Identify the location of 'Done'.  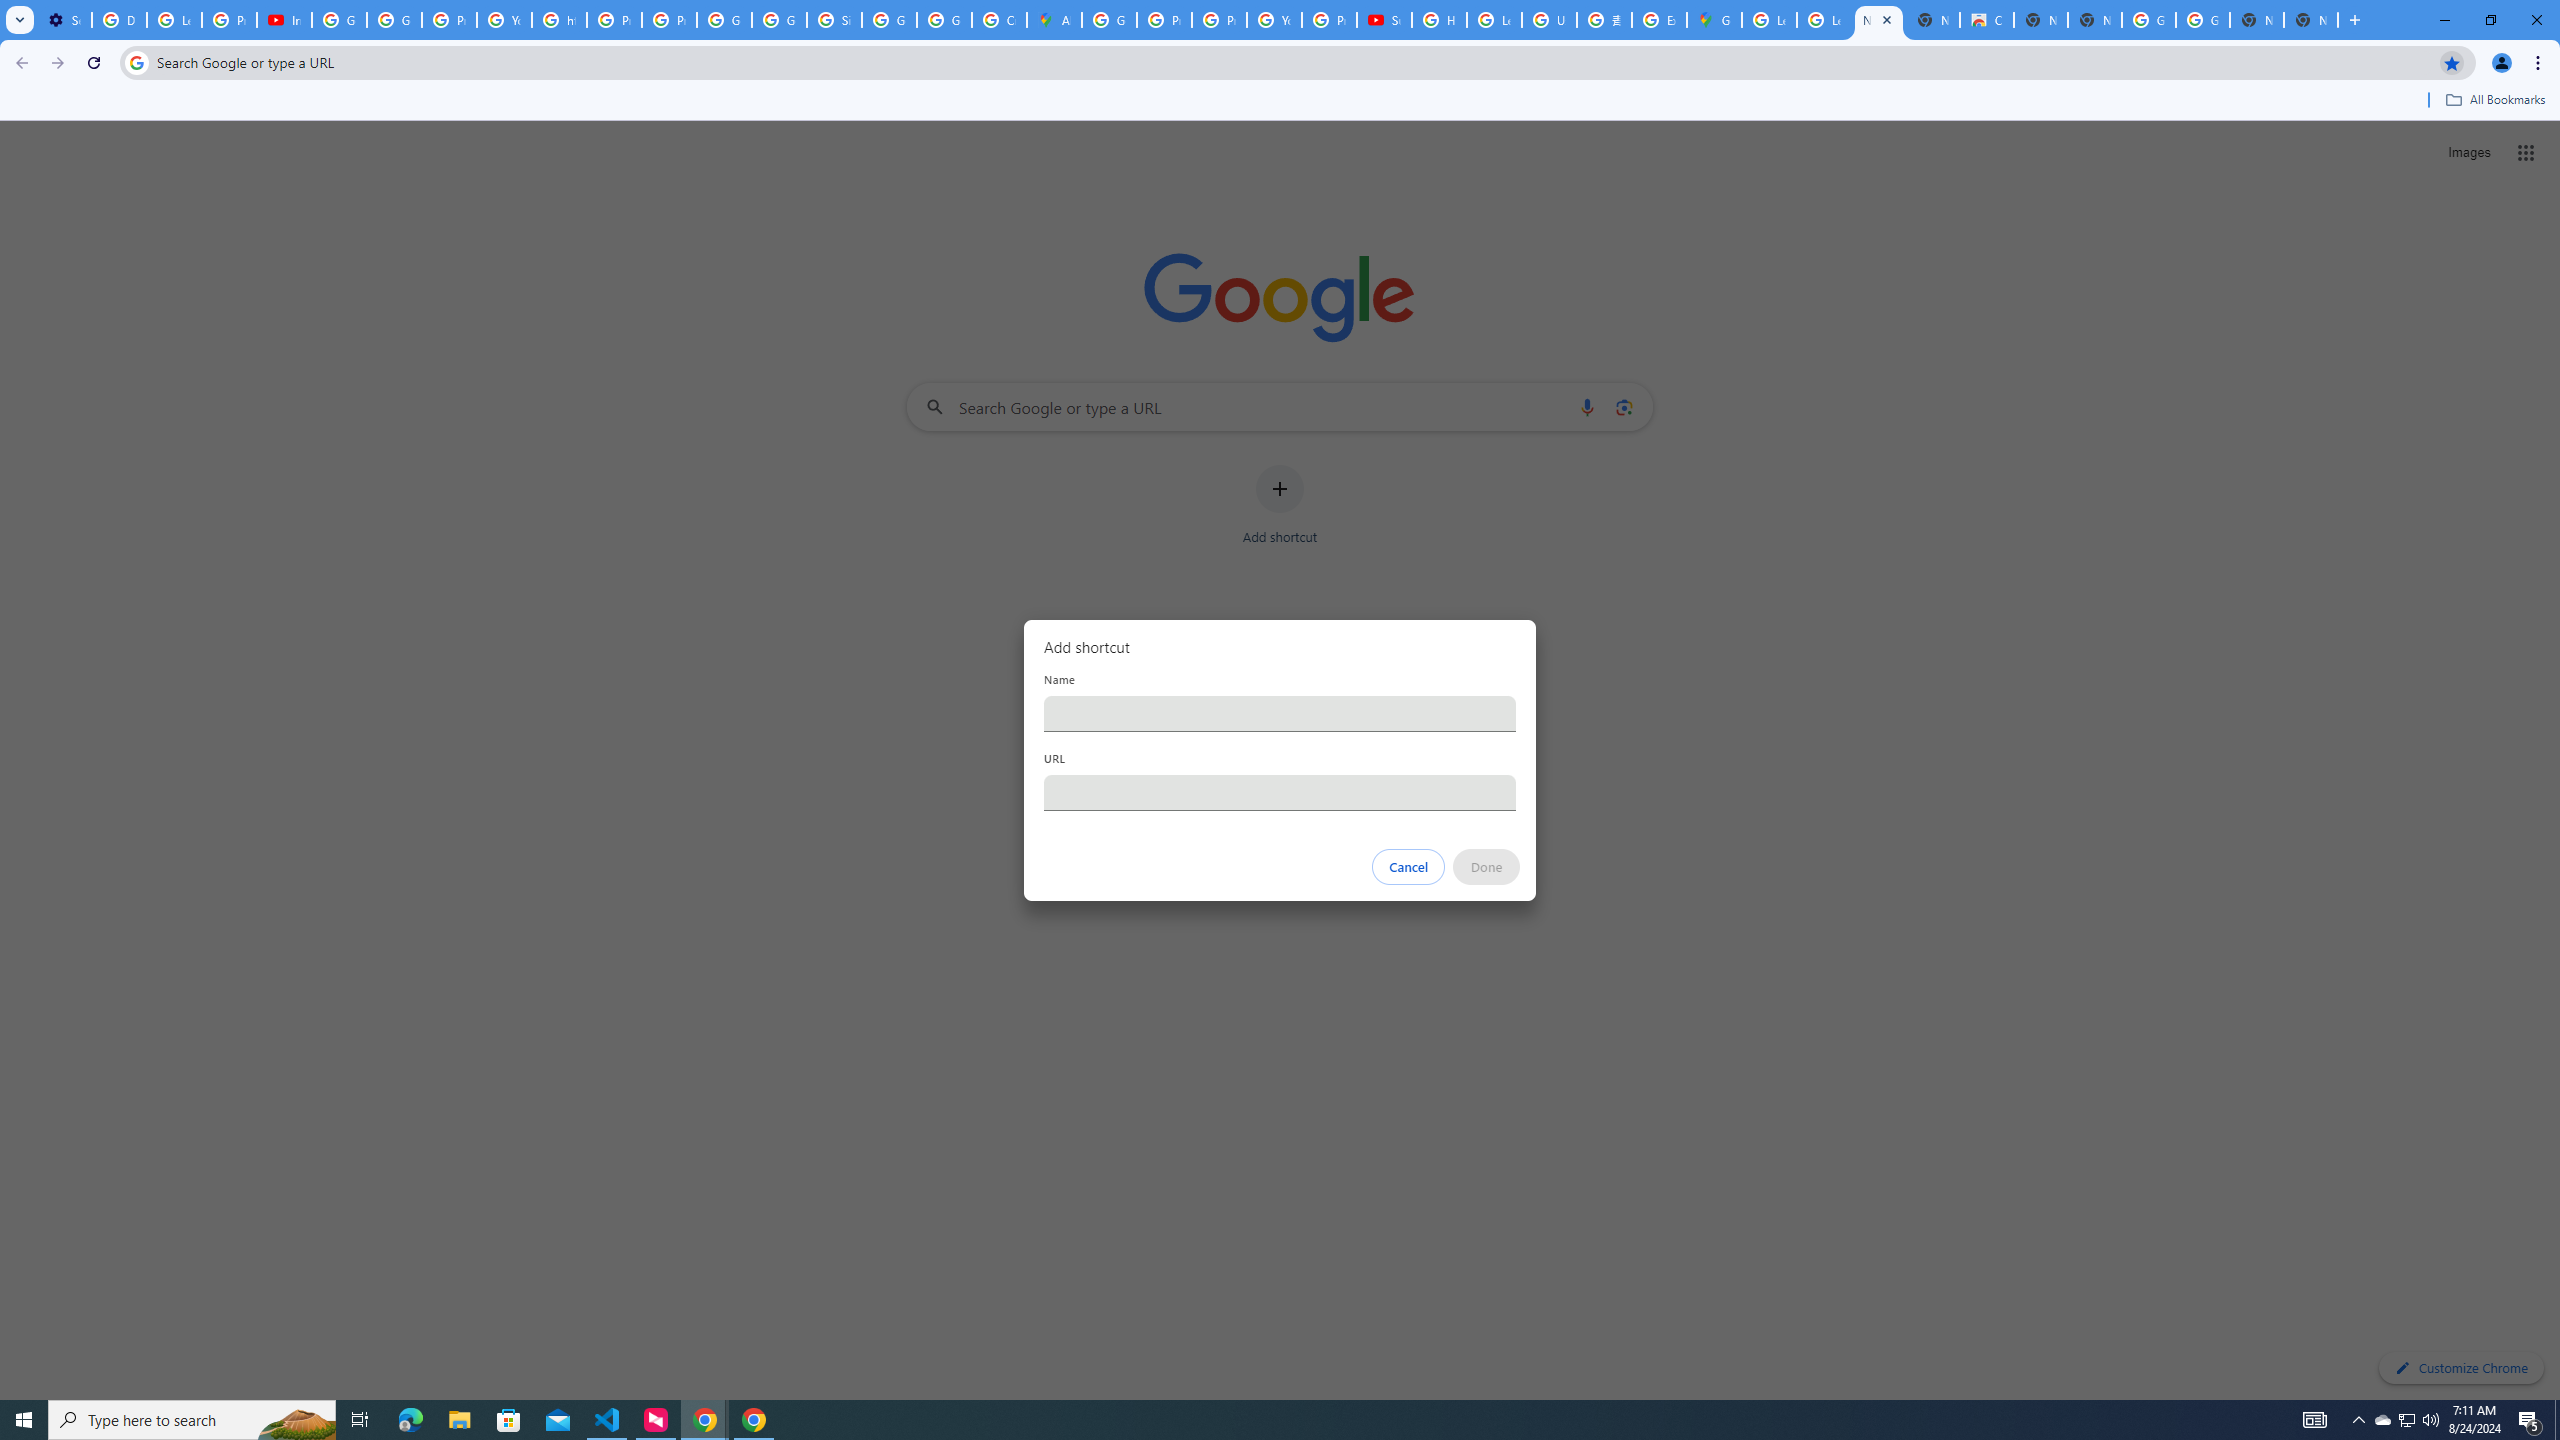
(1487, 866).